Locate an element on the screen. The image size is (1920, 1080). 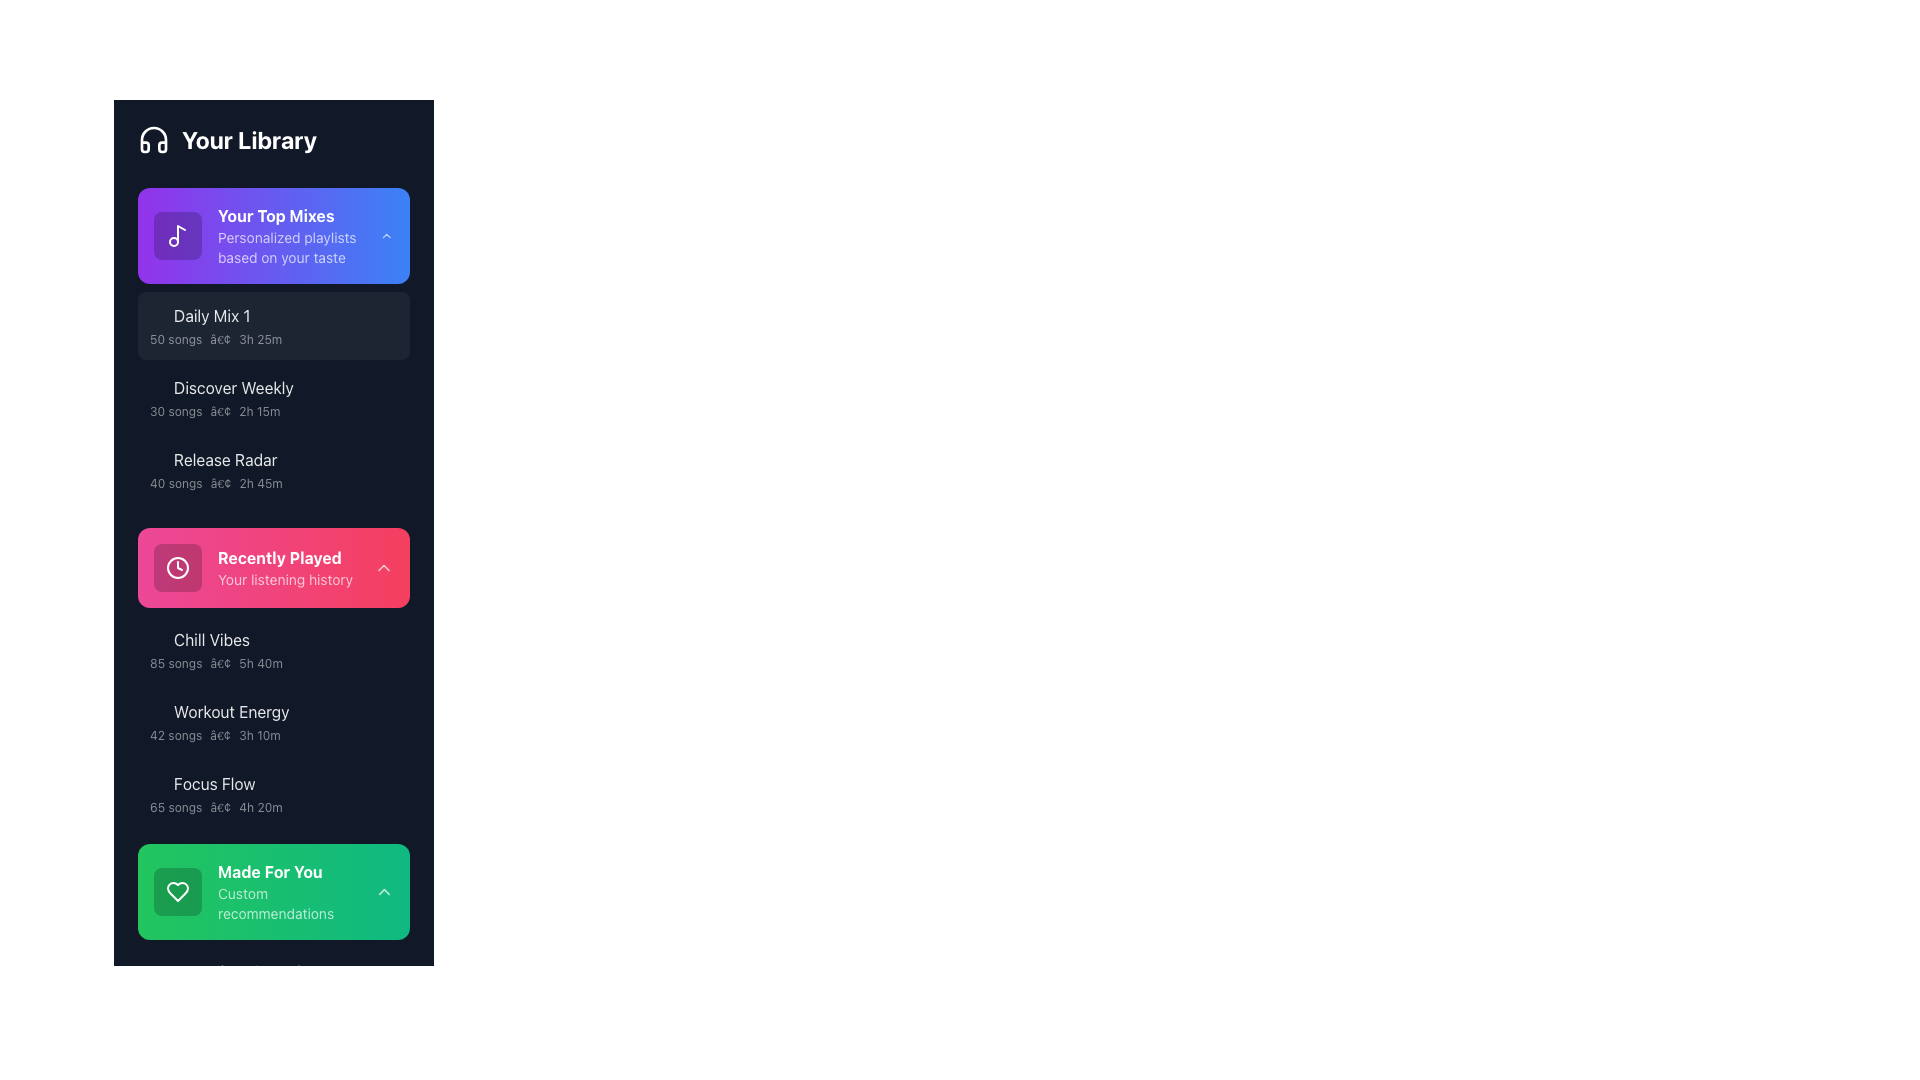
the stylized headphones icon located in the top-left corner of the interface, next to the 'Your Library' title is located at coordinates (152, 138).